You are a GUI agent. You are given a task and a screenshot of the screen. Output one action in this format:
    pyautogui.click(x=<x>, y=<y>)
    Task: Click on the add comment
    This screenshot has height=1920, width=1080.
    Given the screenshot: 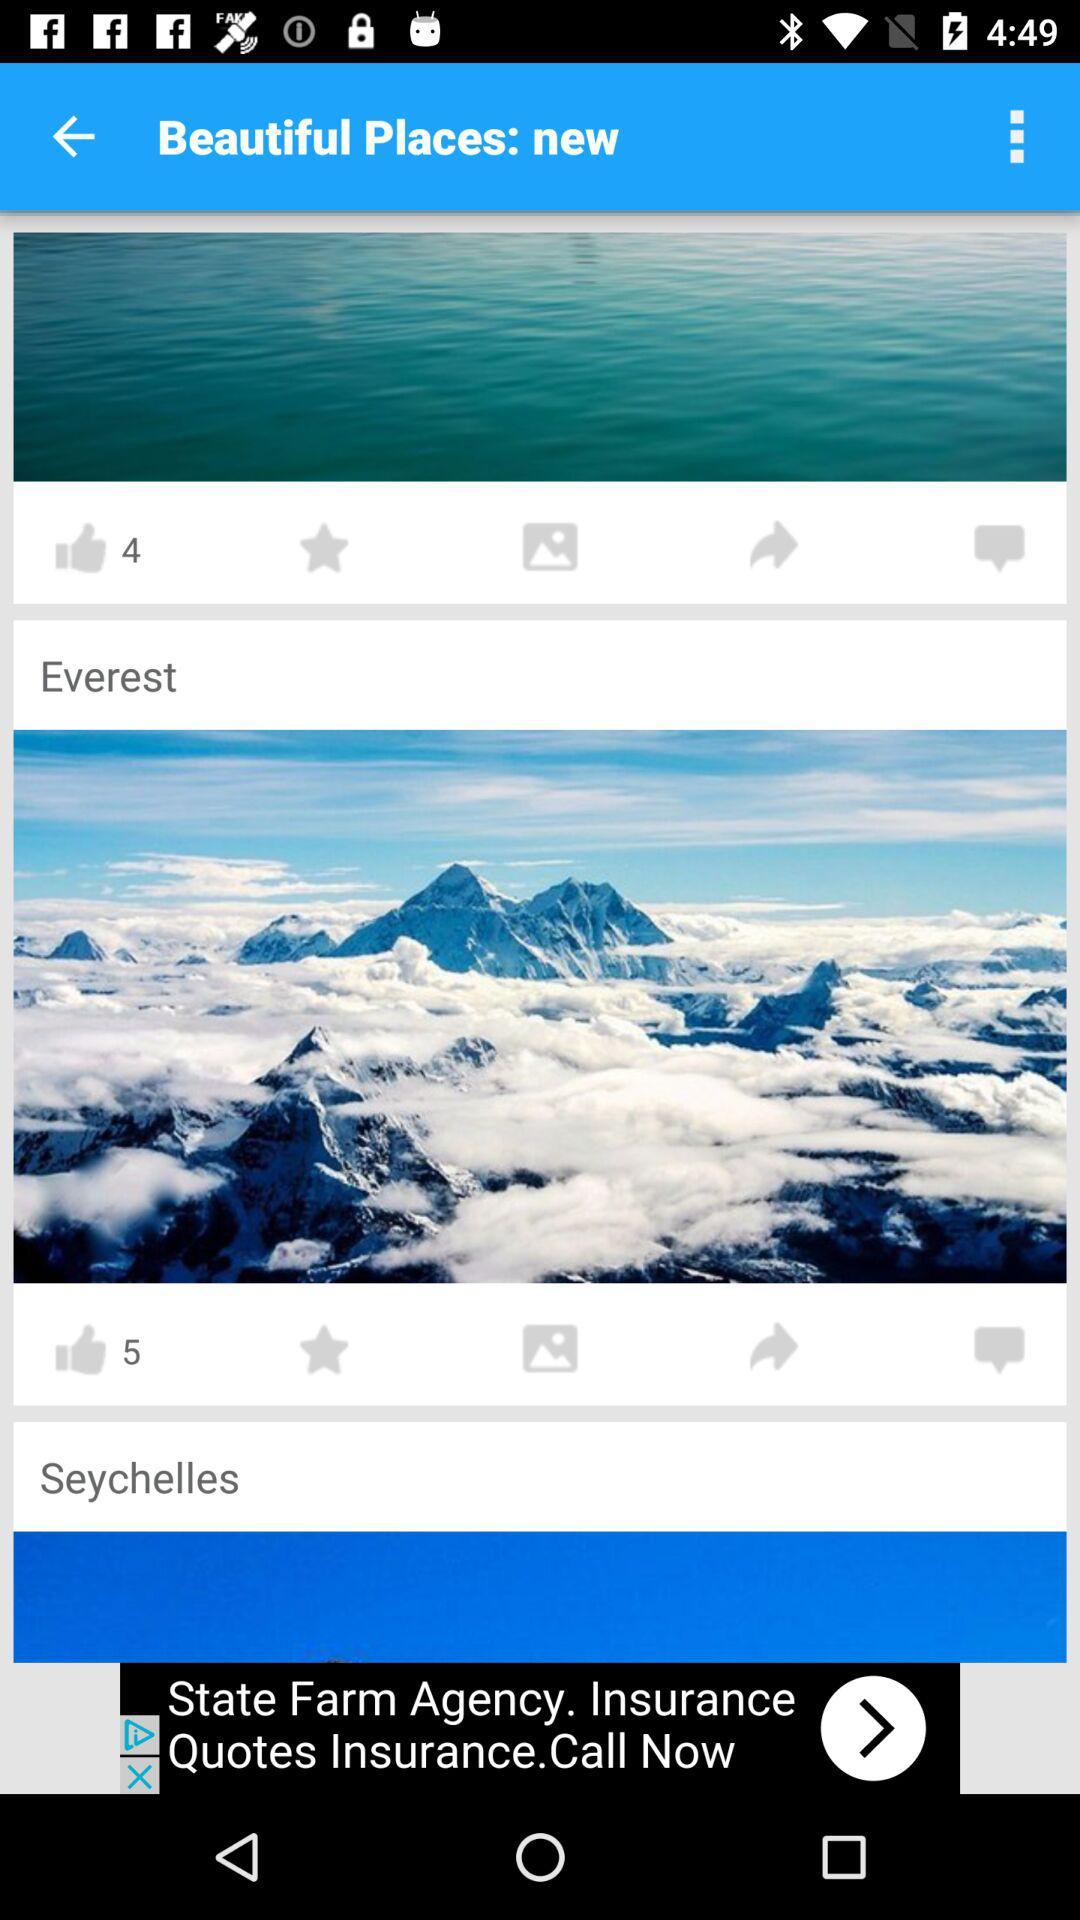 What is the action you would take?
    pyautogui.click(x=999, y=548)
    